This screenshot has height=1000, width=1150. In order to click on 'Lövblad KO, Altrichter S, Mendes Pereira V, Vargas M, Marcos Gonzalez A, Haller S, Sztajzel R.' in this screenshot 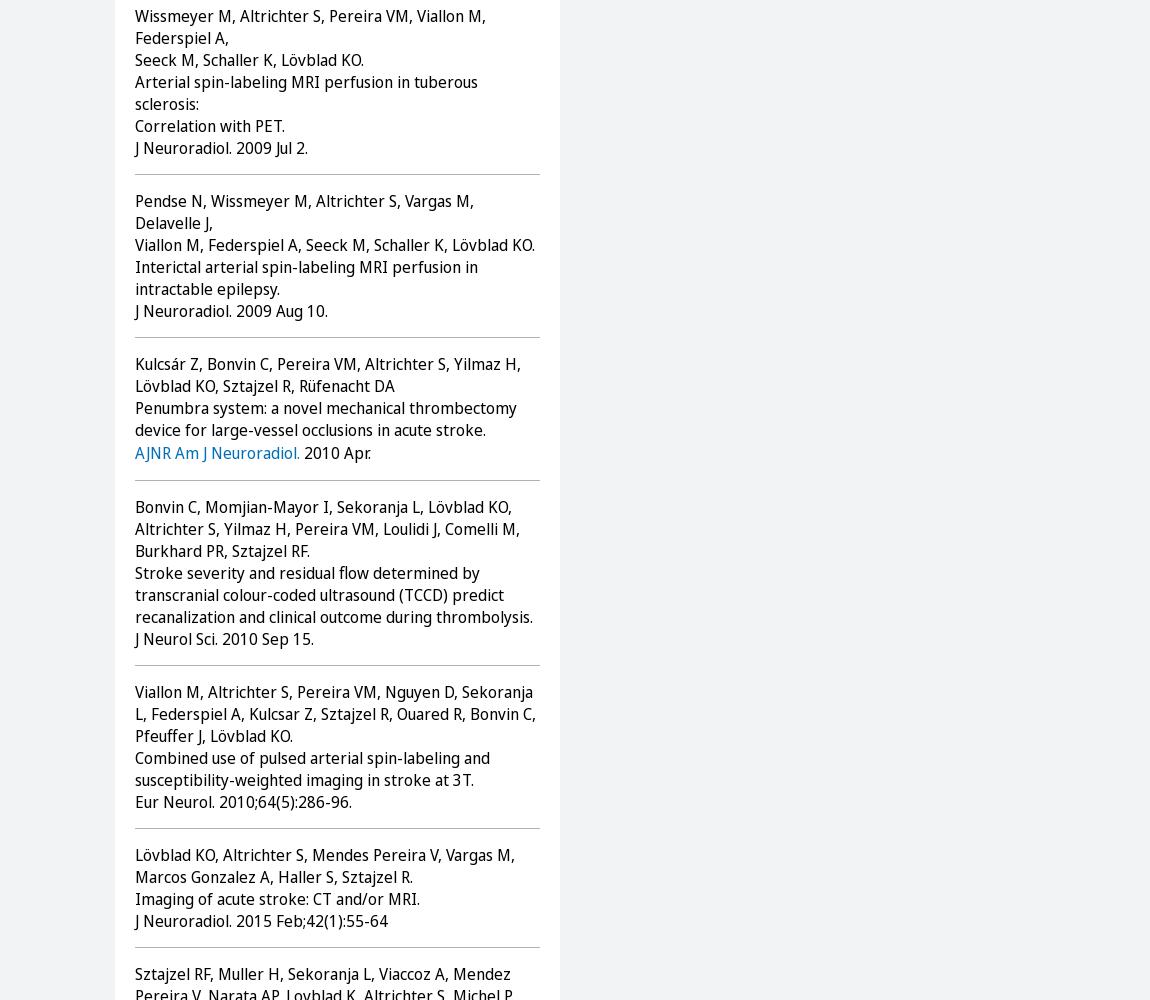, I will do `click(324, 864)`.